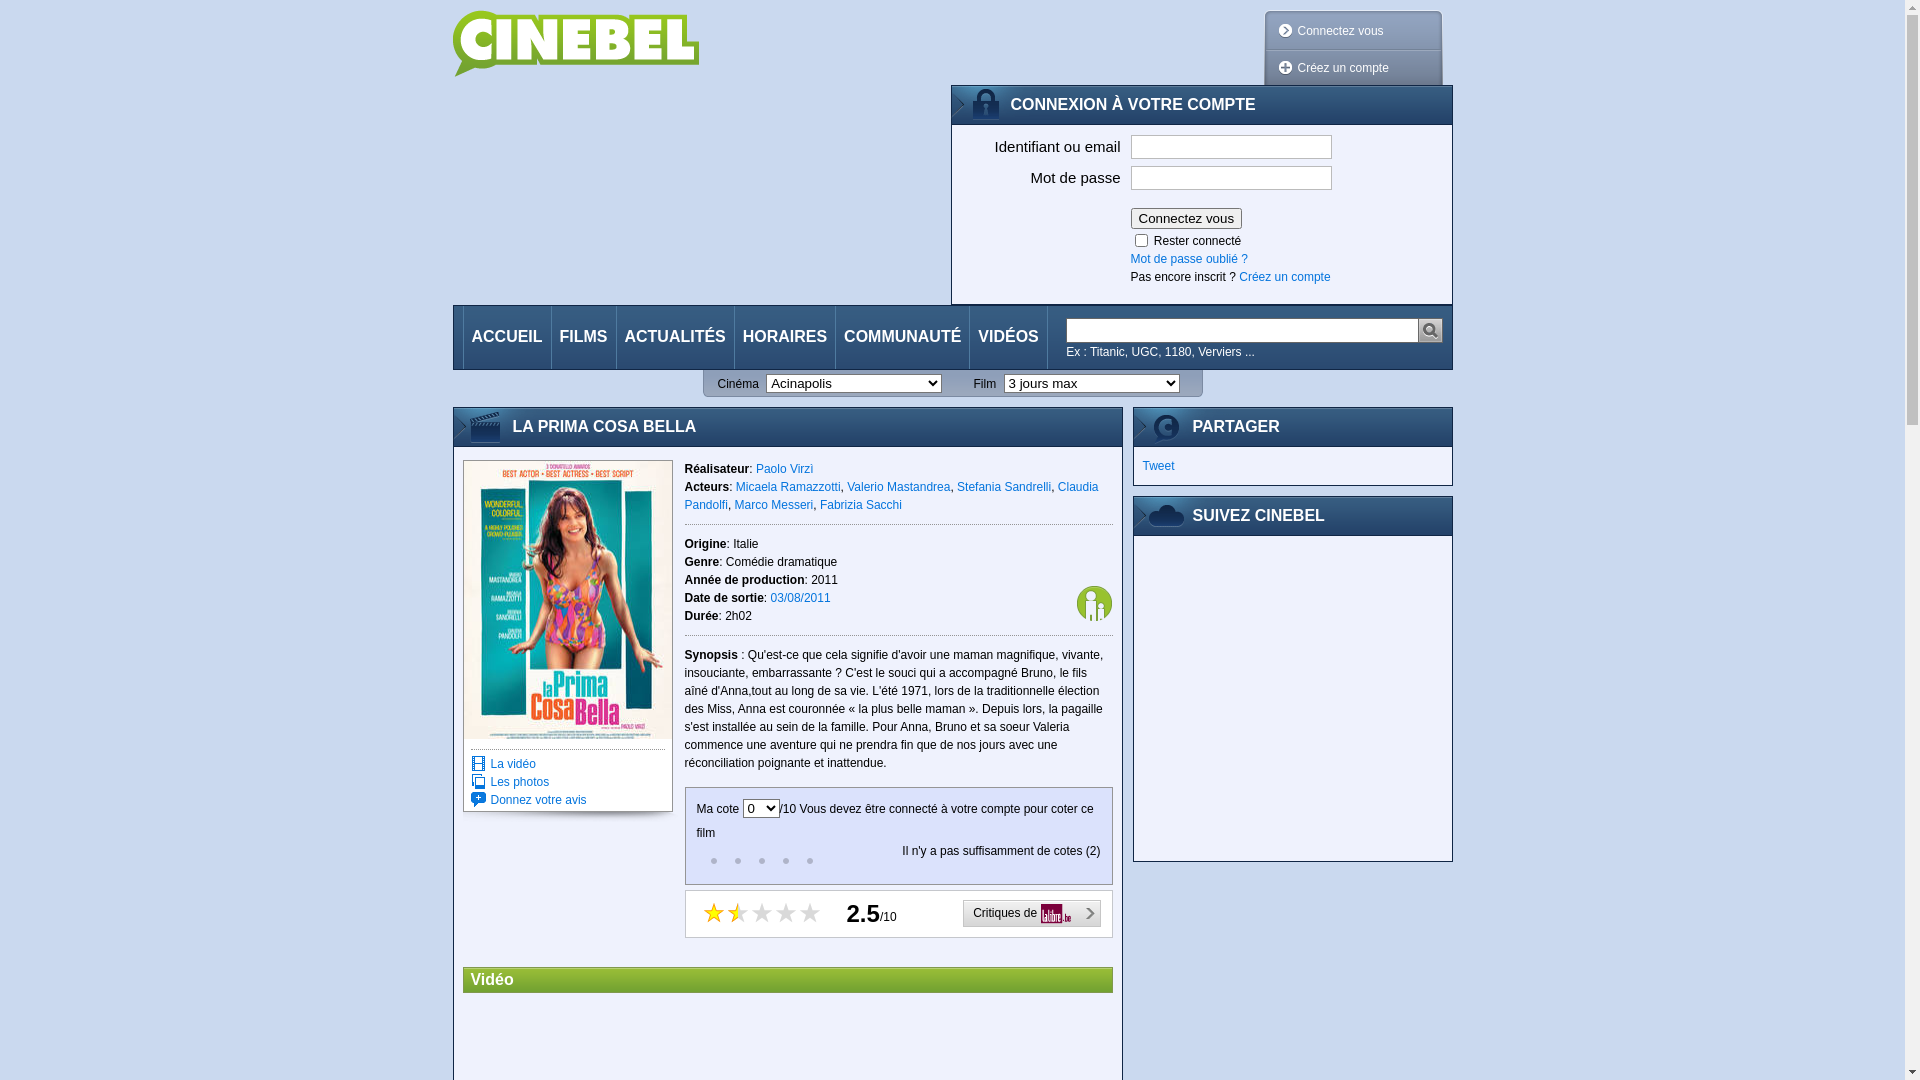  I want to click on 'Tweet', so click(1142, 466).